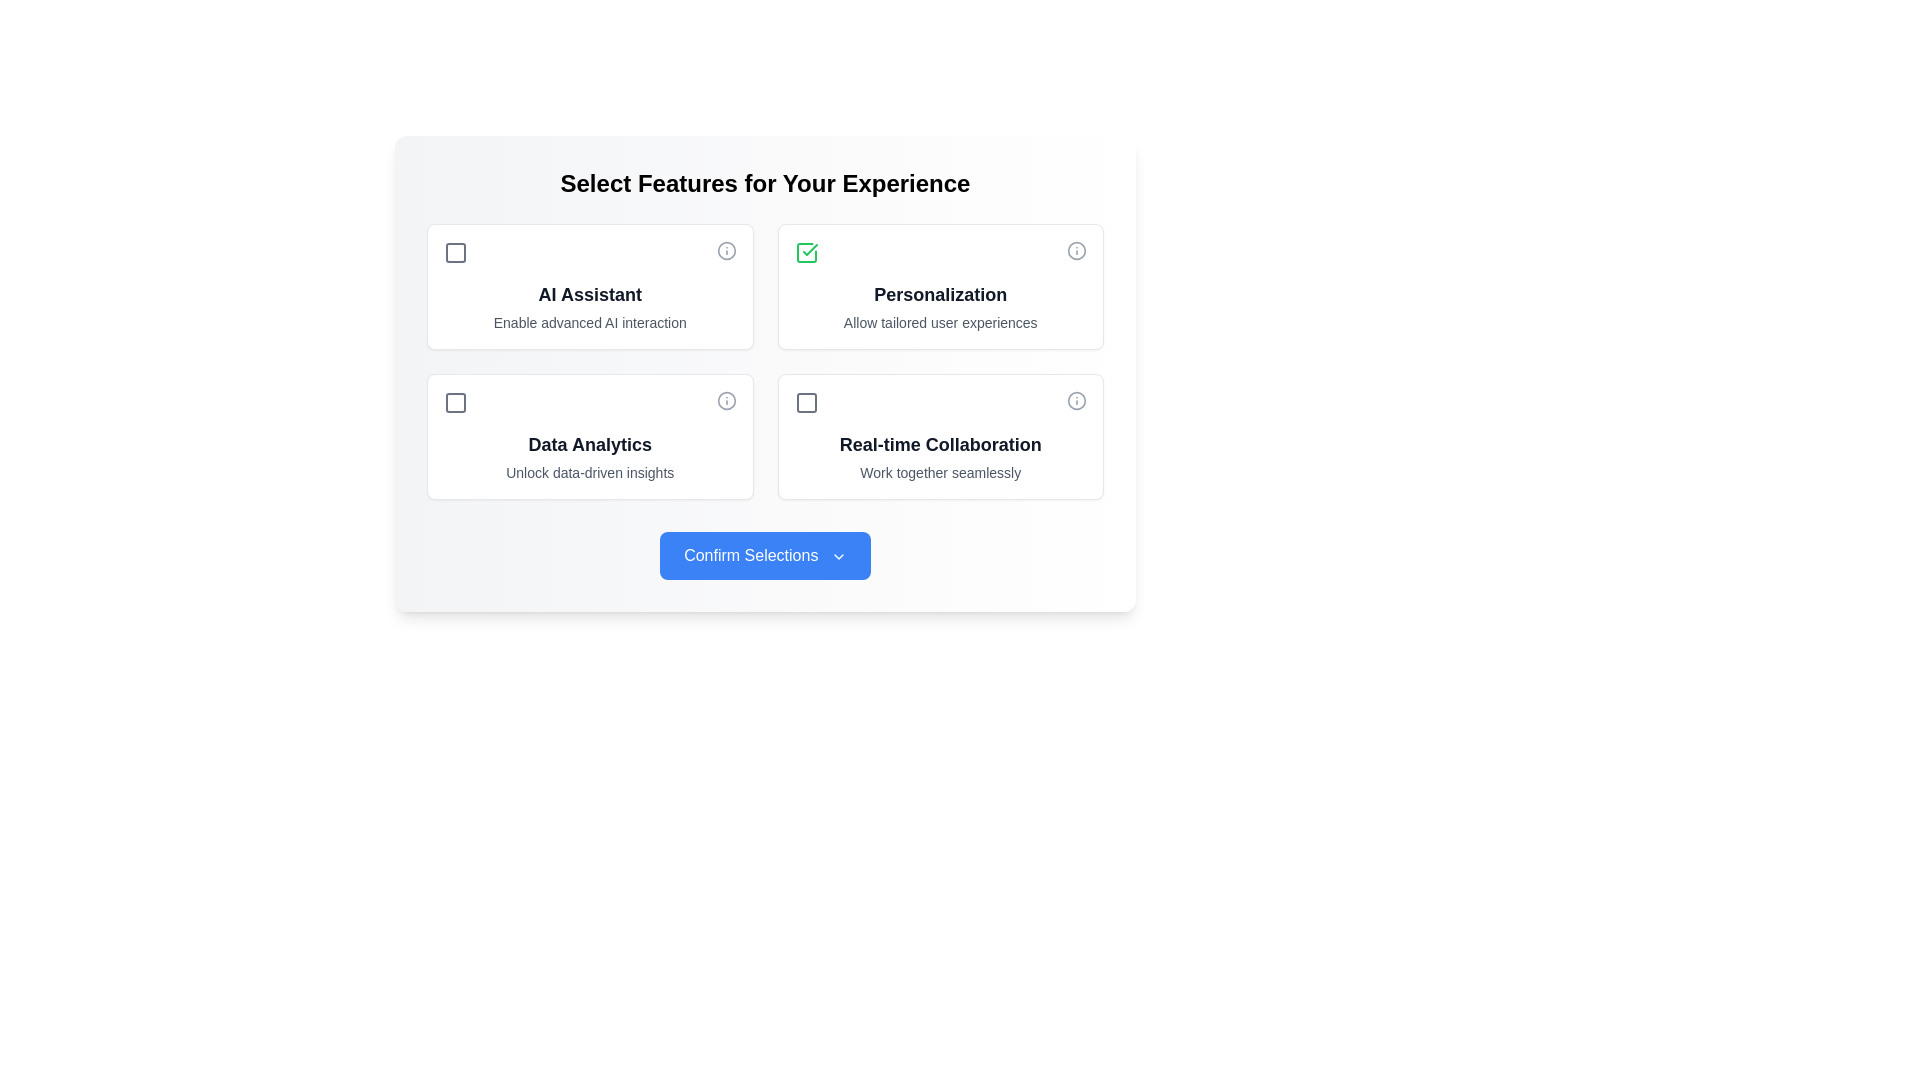 The image size is (1920, 1080). I want to click on descriptive text about the 'AI Assistant' feature located below the 'AI Assistant' title within its card, so click(589, 322).